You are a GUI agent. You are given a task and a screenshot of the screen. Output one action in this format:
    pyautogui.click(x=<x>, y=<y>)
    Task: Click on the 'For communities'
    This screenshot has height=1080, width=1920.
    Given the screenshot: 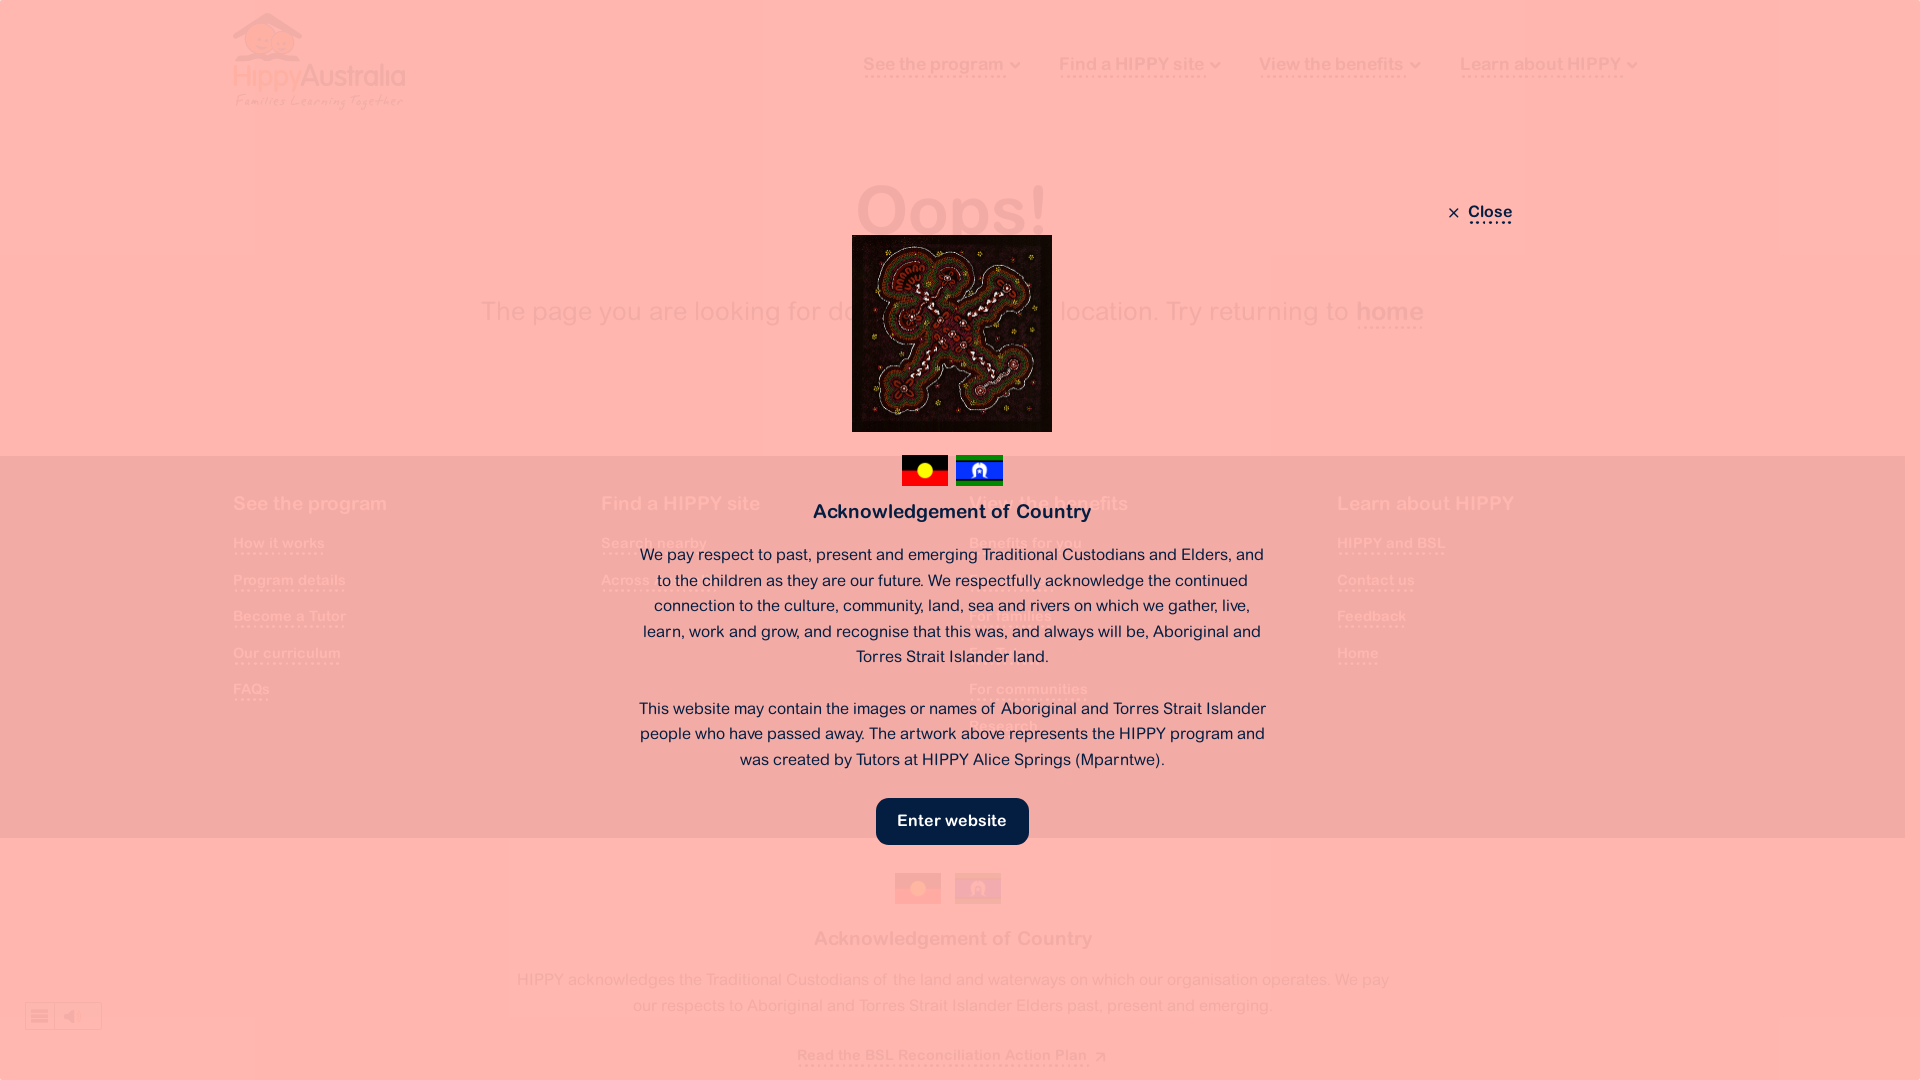 What is the action you would take?
    pyautogui.click(x=1027, y=689)
    